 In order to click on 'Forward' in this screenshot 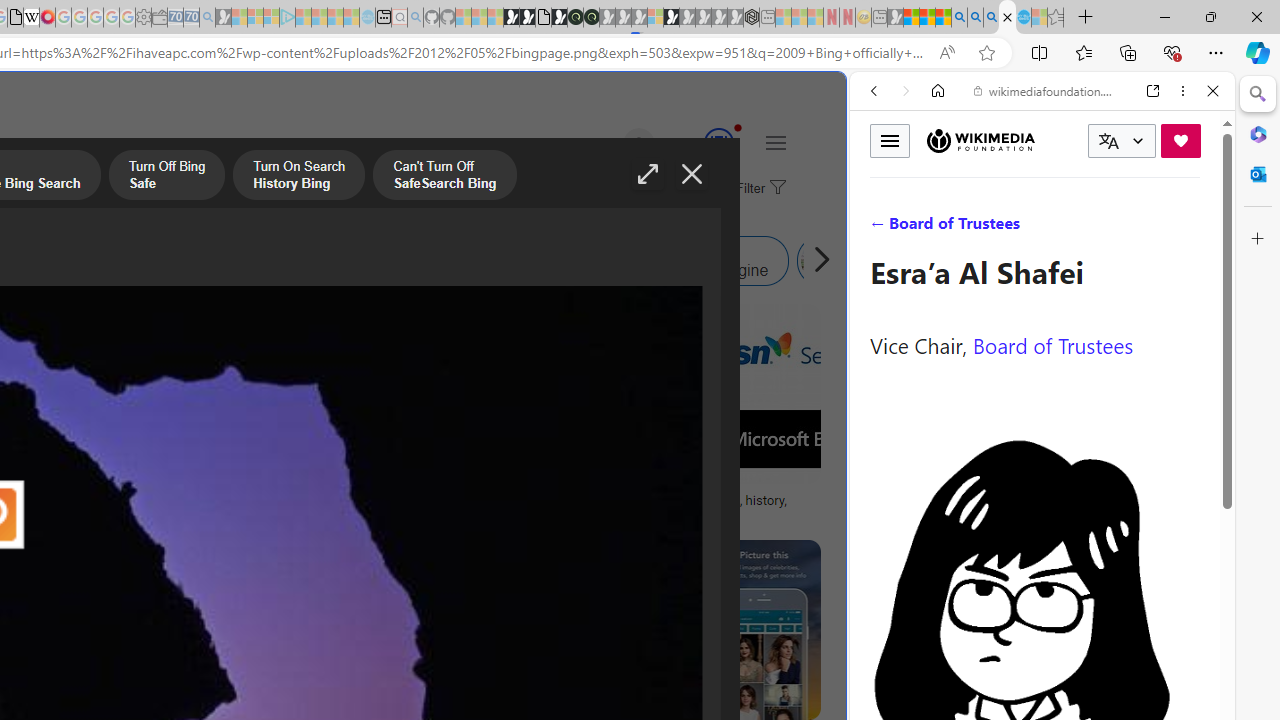, I will do `click(905, 91)`.